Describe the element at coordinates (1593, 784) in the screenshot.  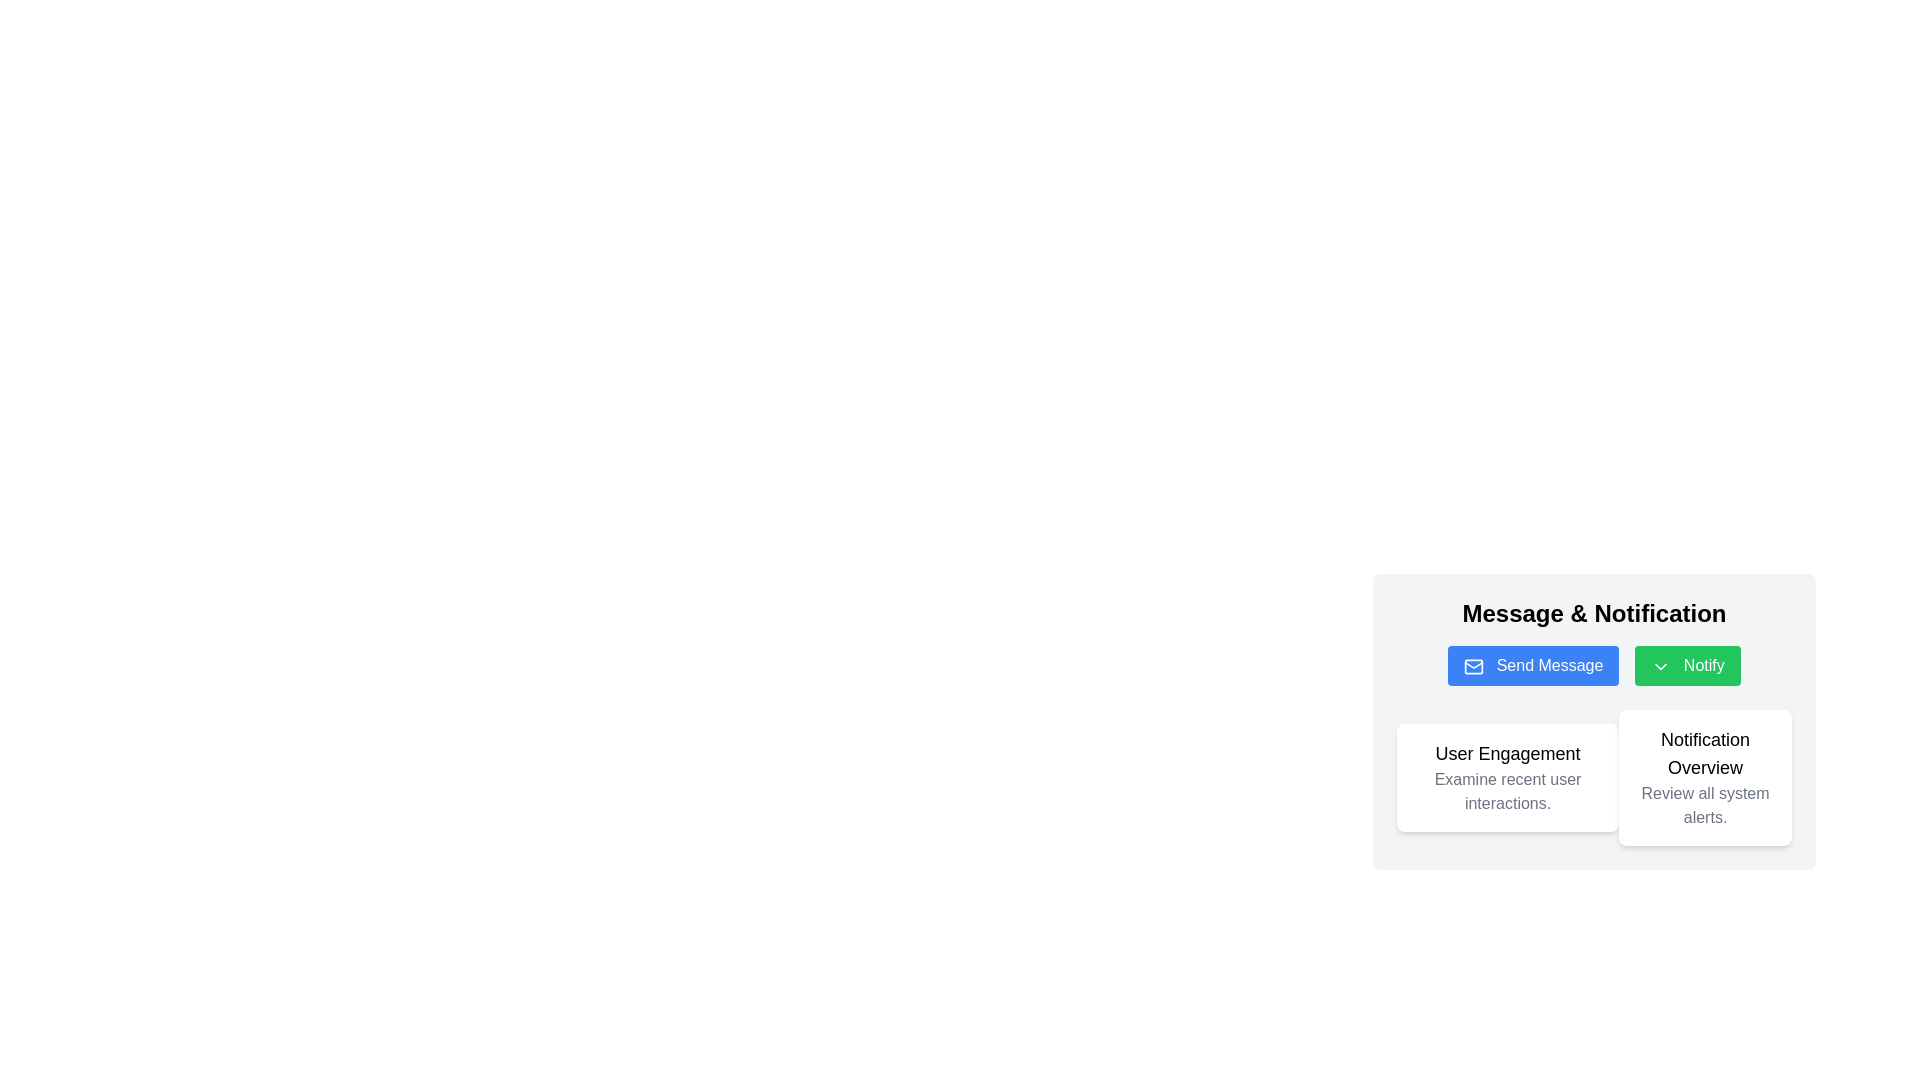
I see `the Informational Card, which is the left card in a row of two, positioned under the 'Send Message' and 'Notify' buttons` at that location.